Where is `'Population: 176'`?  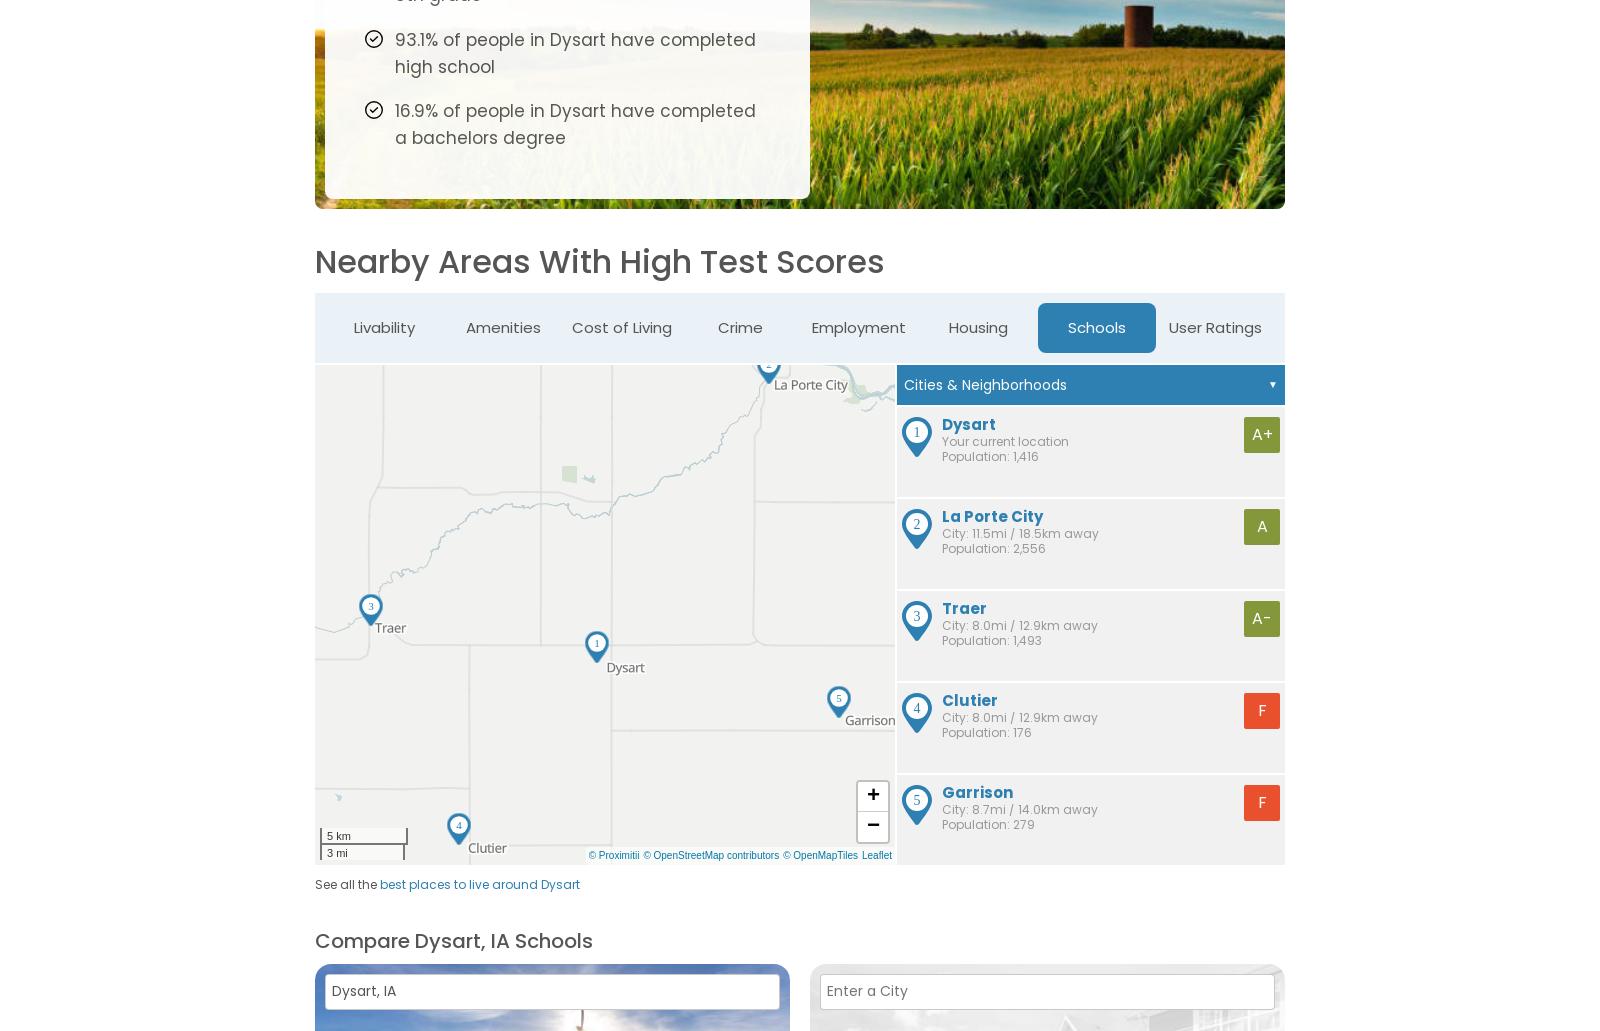
'Population: 176' is located at coordinates (986, 730).